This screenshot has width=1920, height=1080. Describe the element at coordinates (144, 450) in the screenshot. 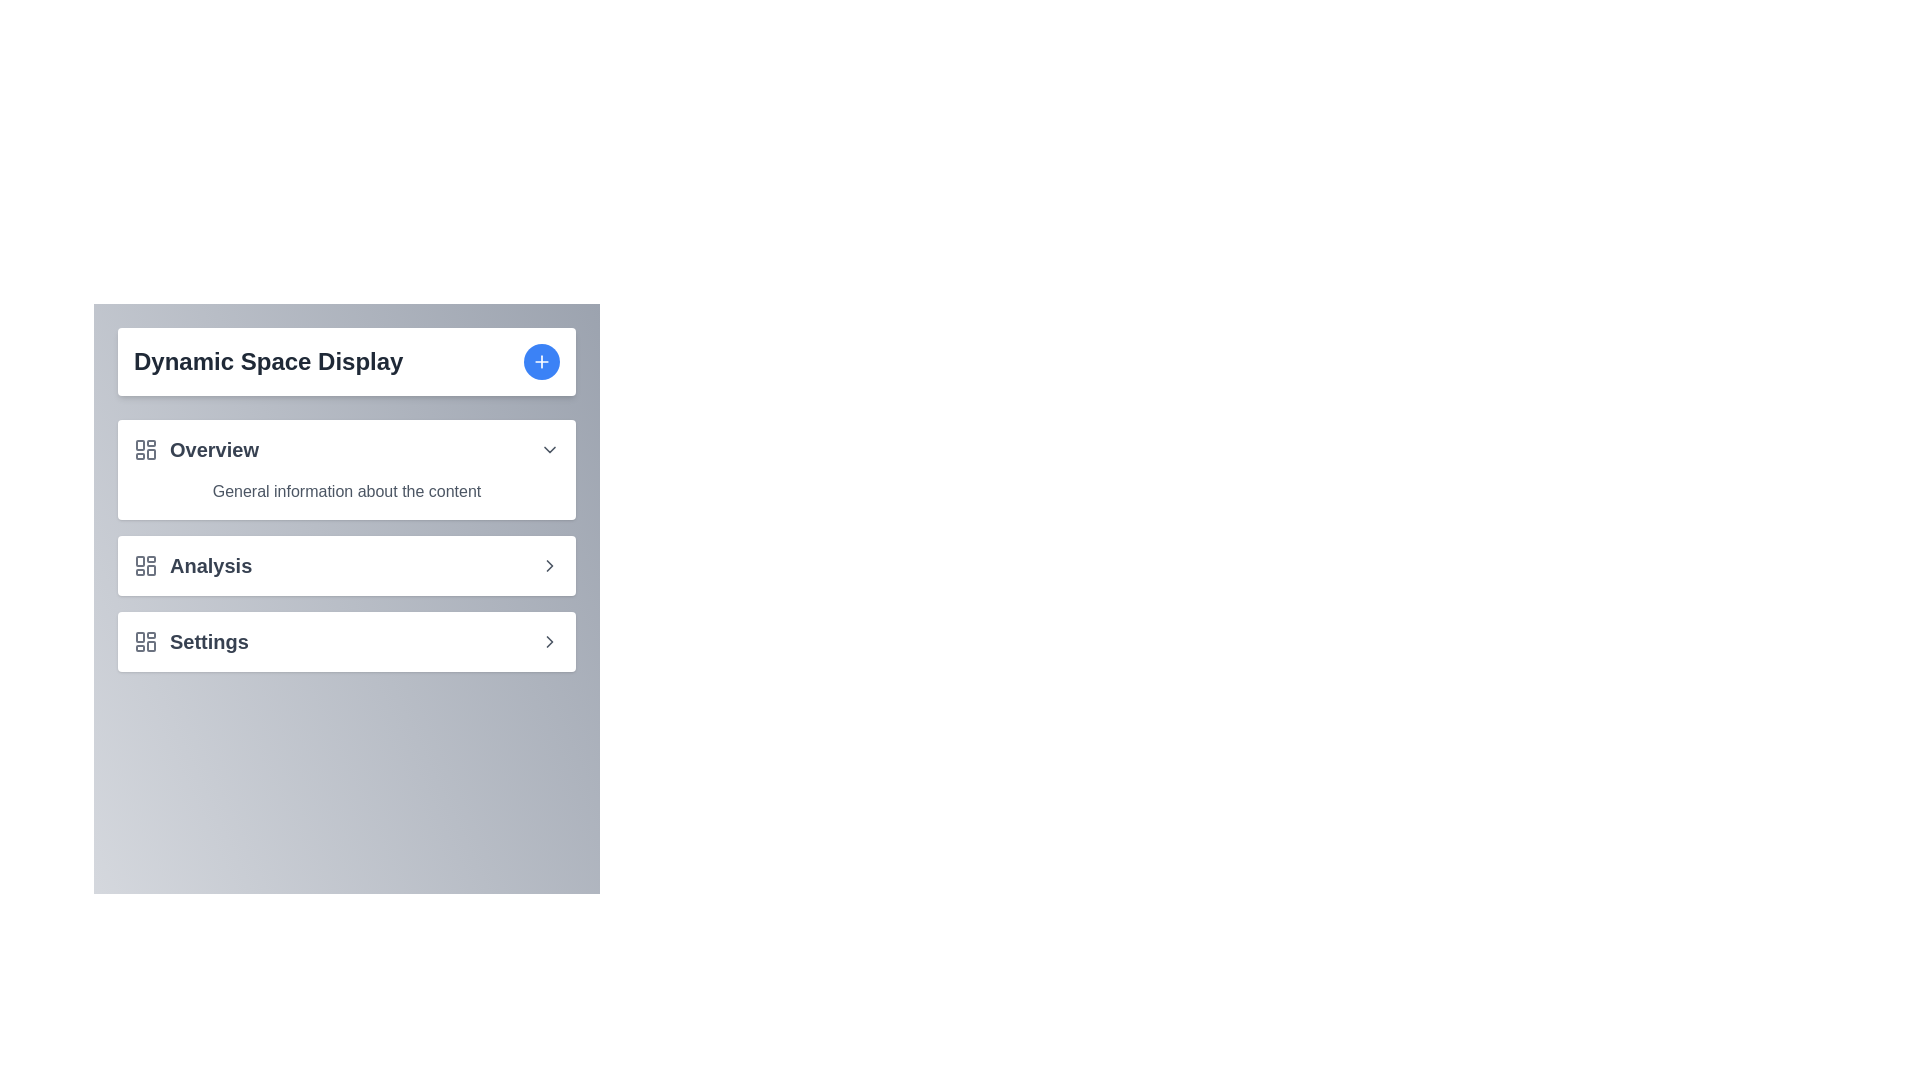

I see `the 'Overview' icon, which is positioned to the left of the text 'Overview' in the first menu item` at that location.